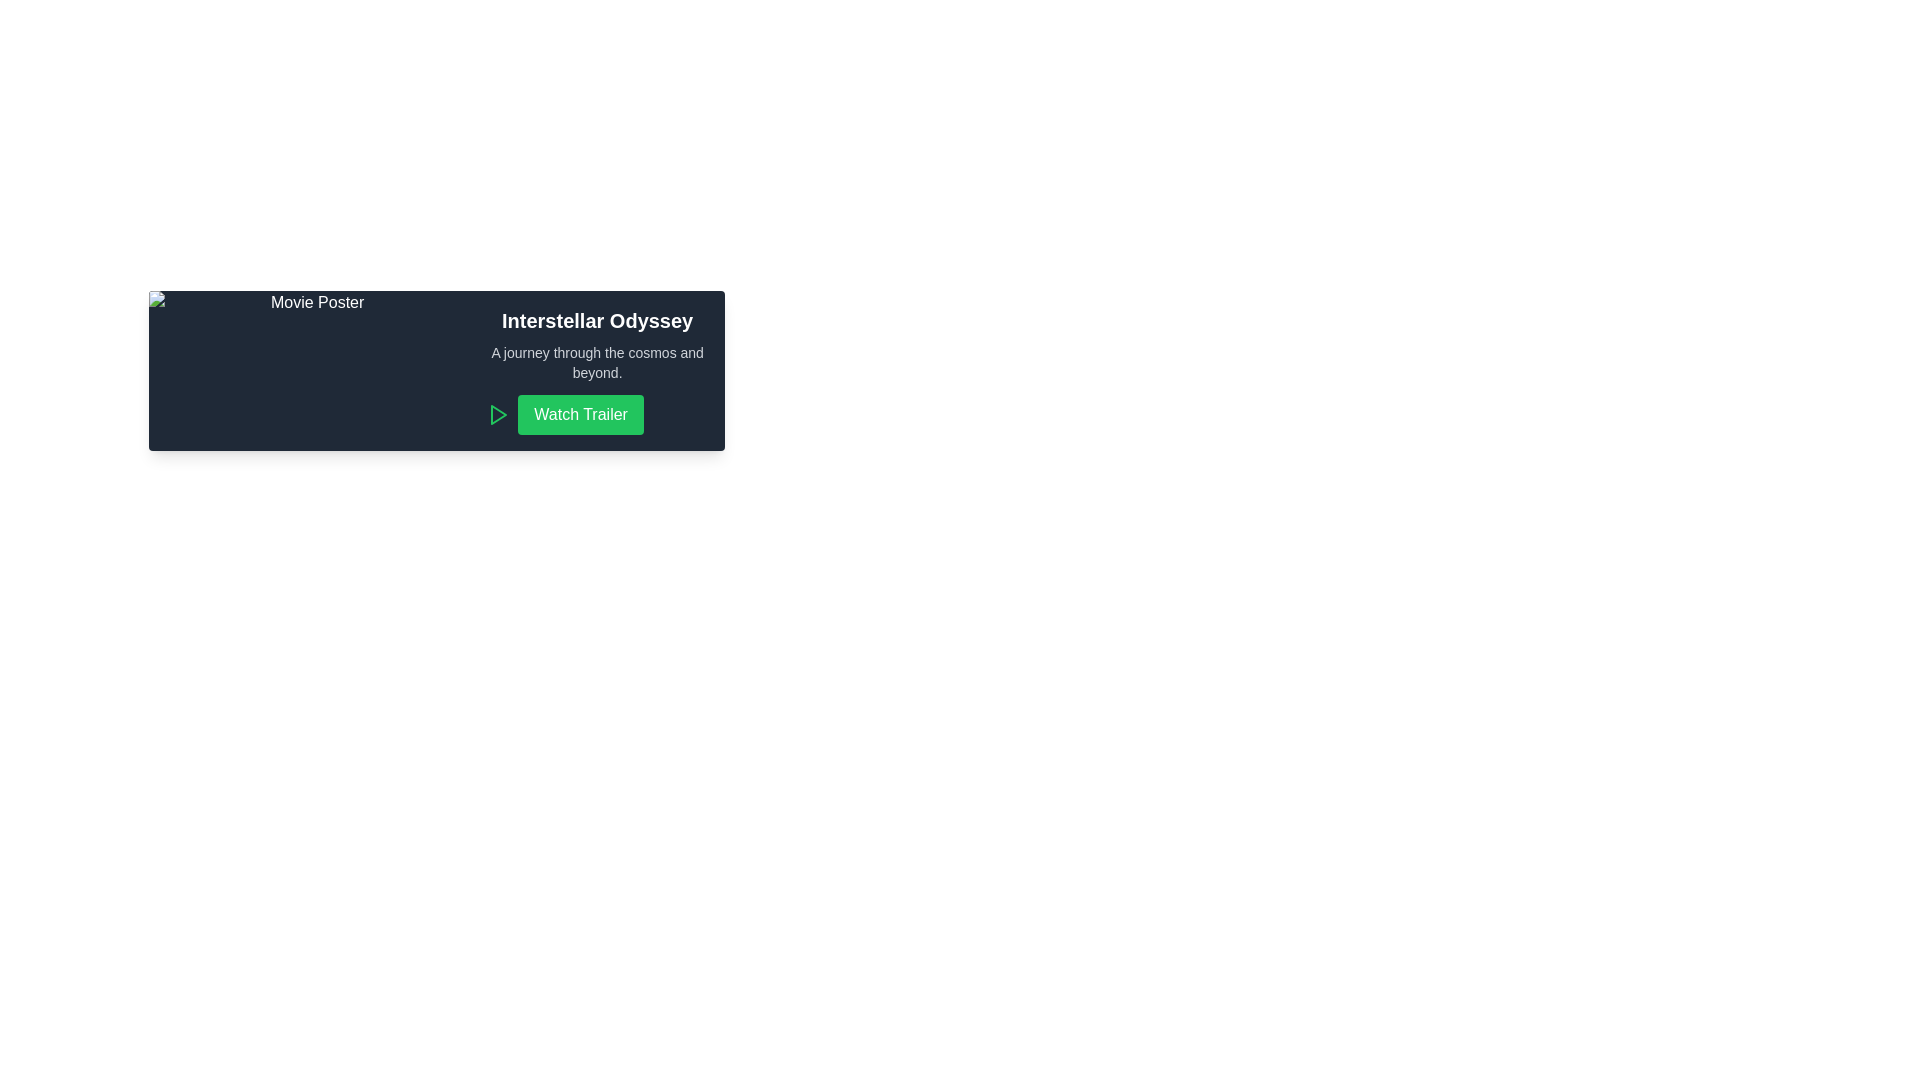  What do you see at coordinates (499, 414) in the screenshot?
I see `the triangular play button icon filled with green and outlined with a black stroke, located to the left of the 'Watch Trailer' button in the dark-themed card layout for 'Interstellar Odyssey'` at bounding box center [499, 414].